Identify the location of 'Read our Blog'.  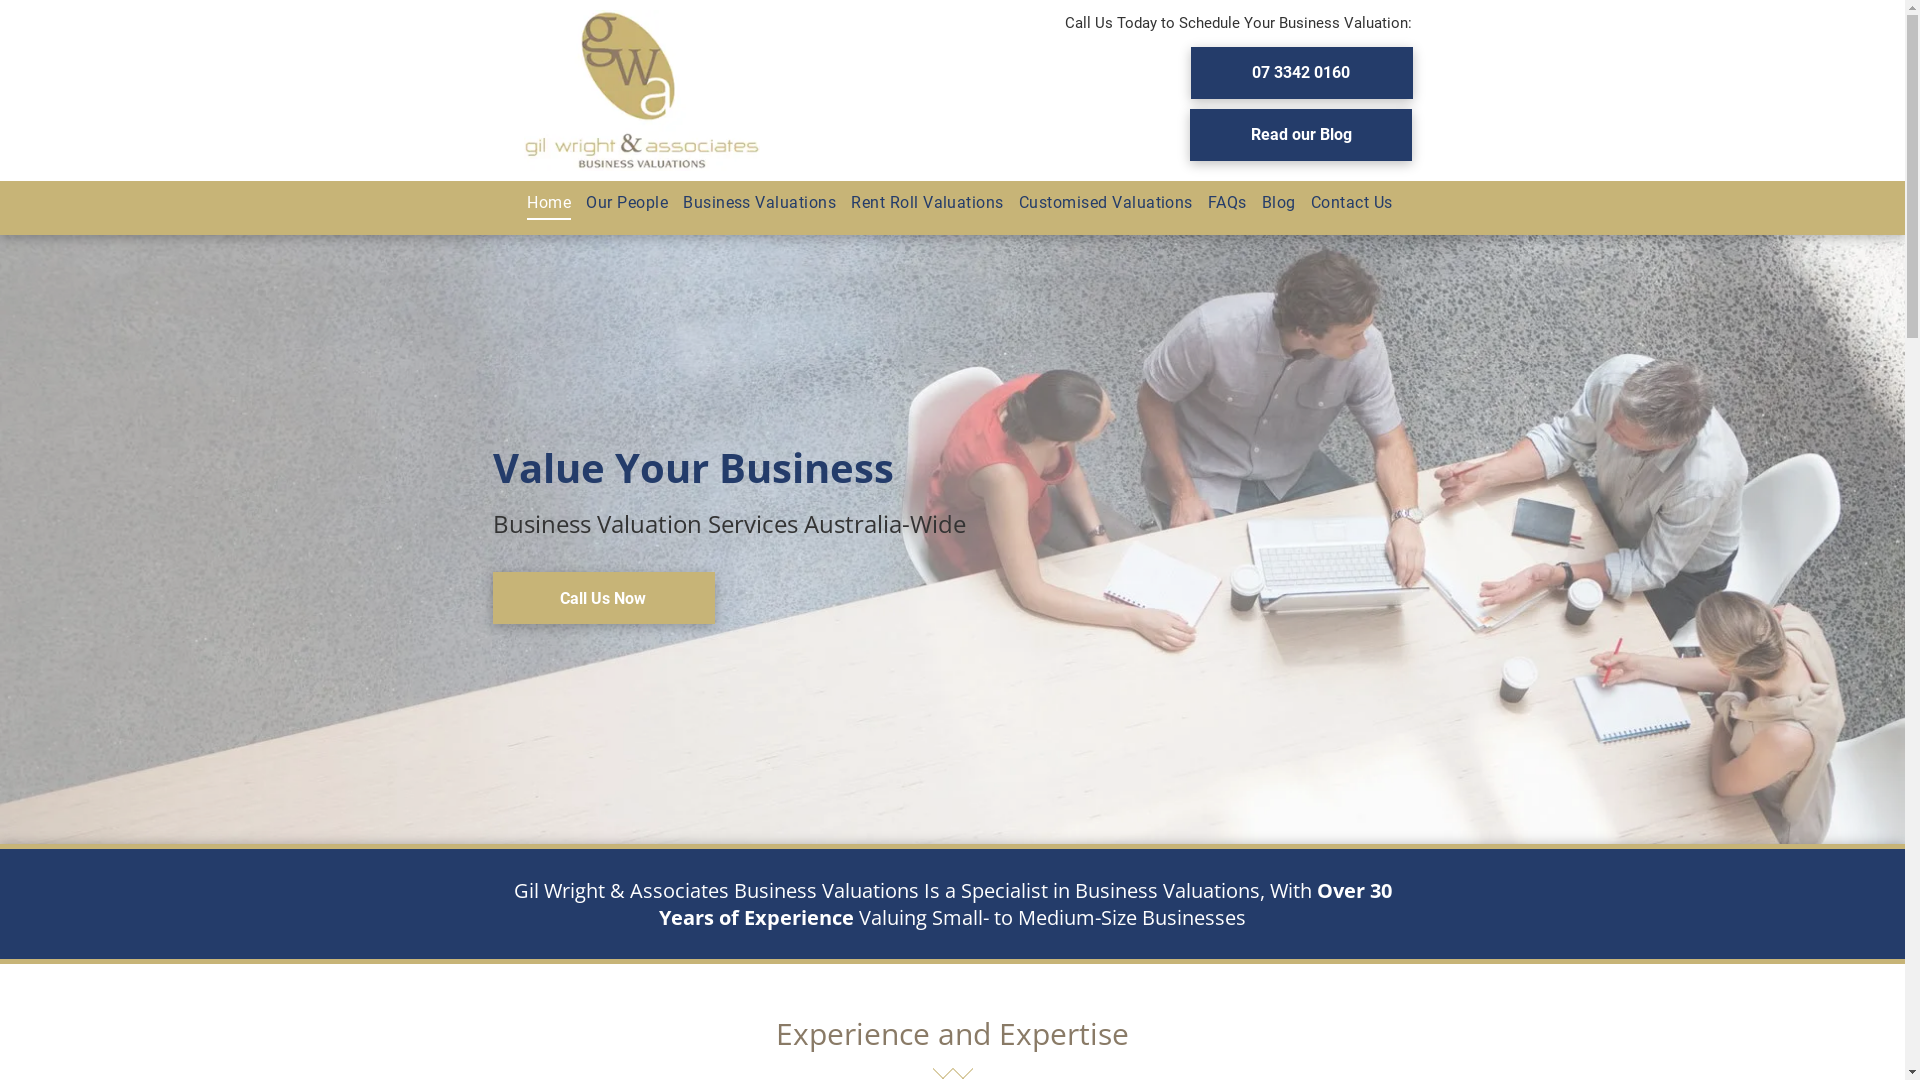
(1300, 134).